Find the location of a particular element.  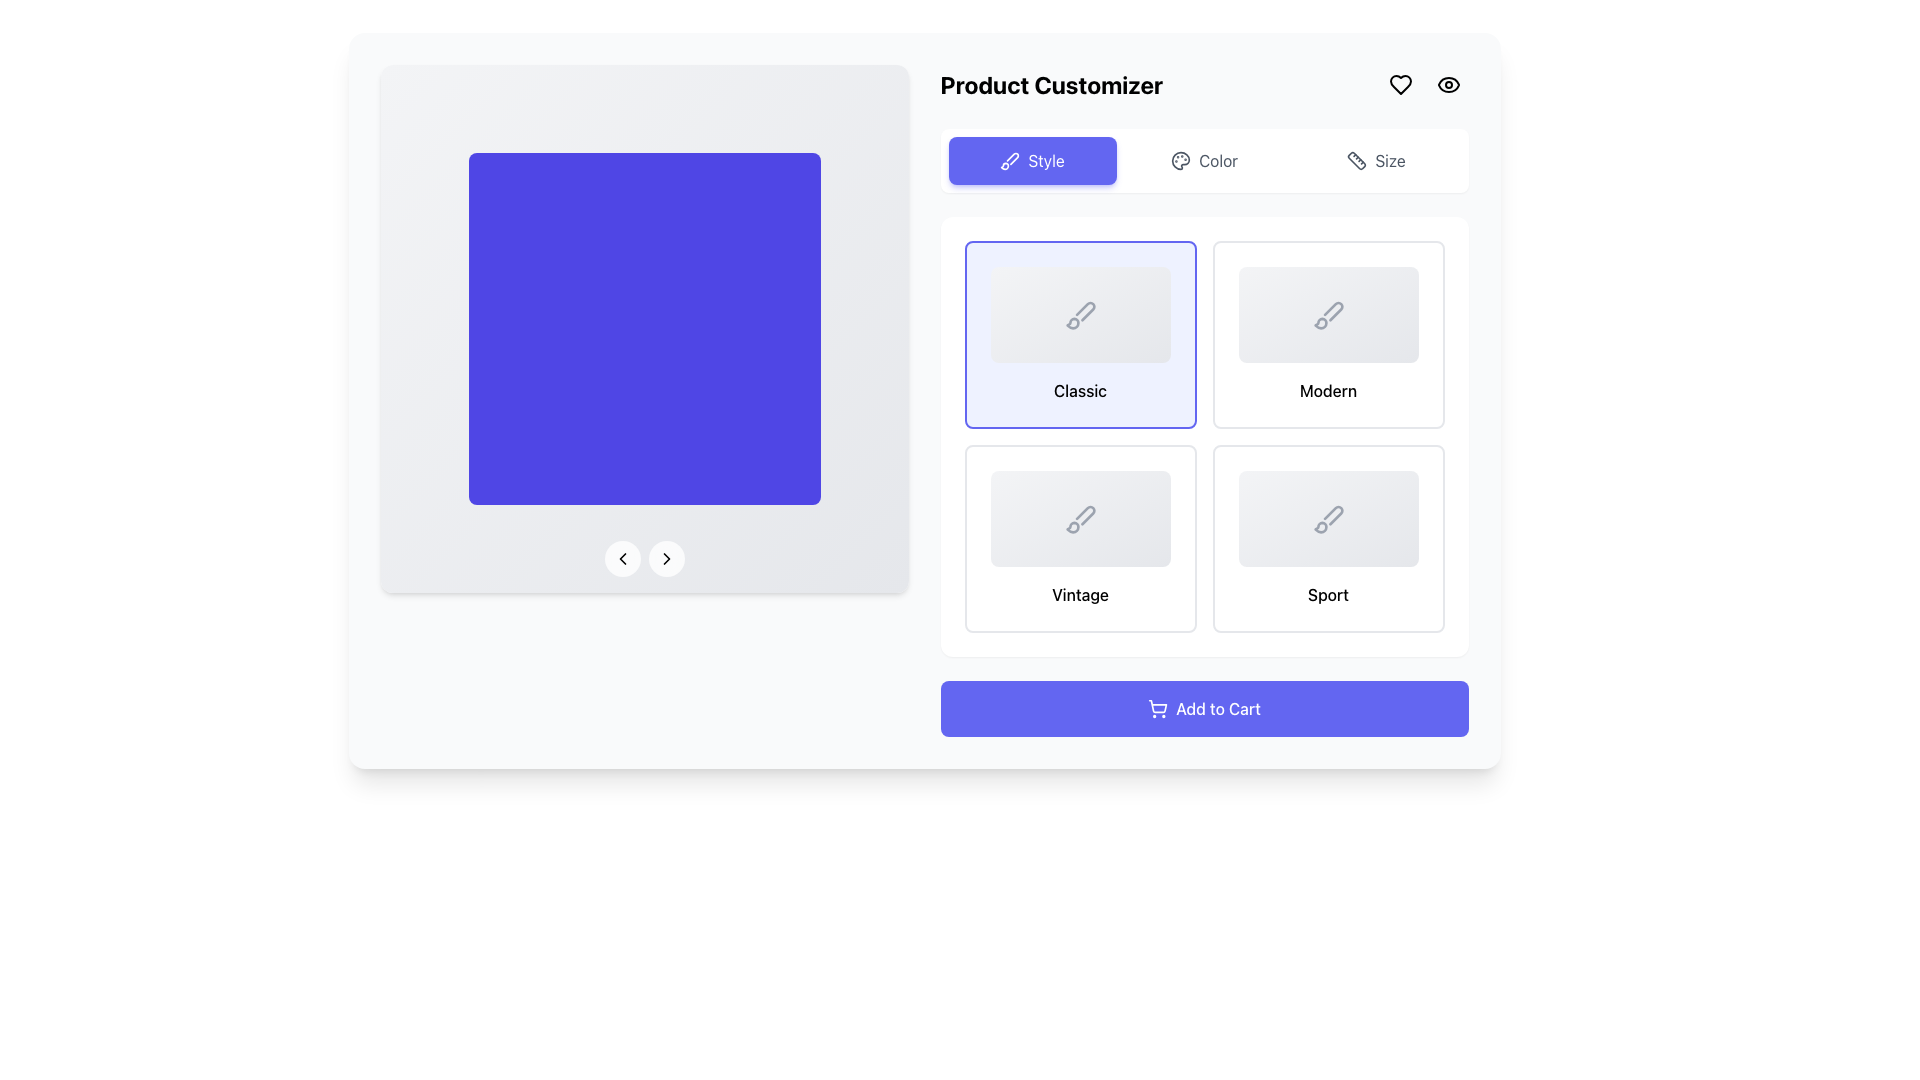

the card labeled 'Vintage' which is located in the second row, first column of the grid is located at coordinates (1079, 538).